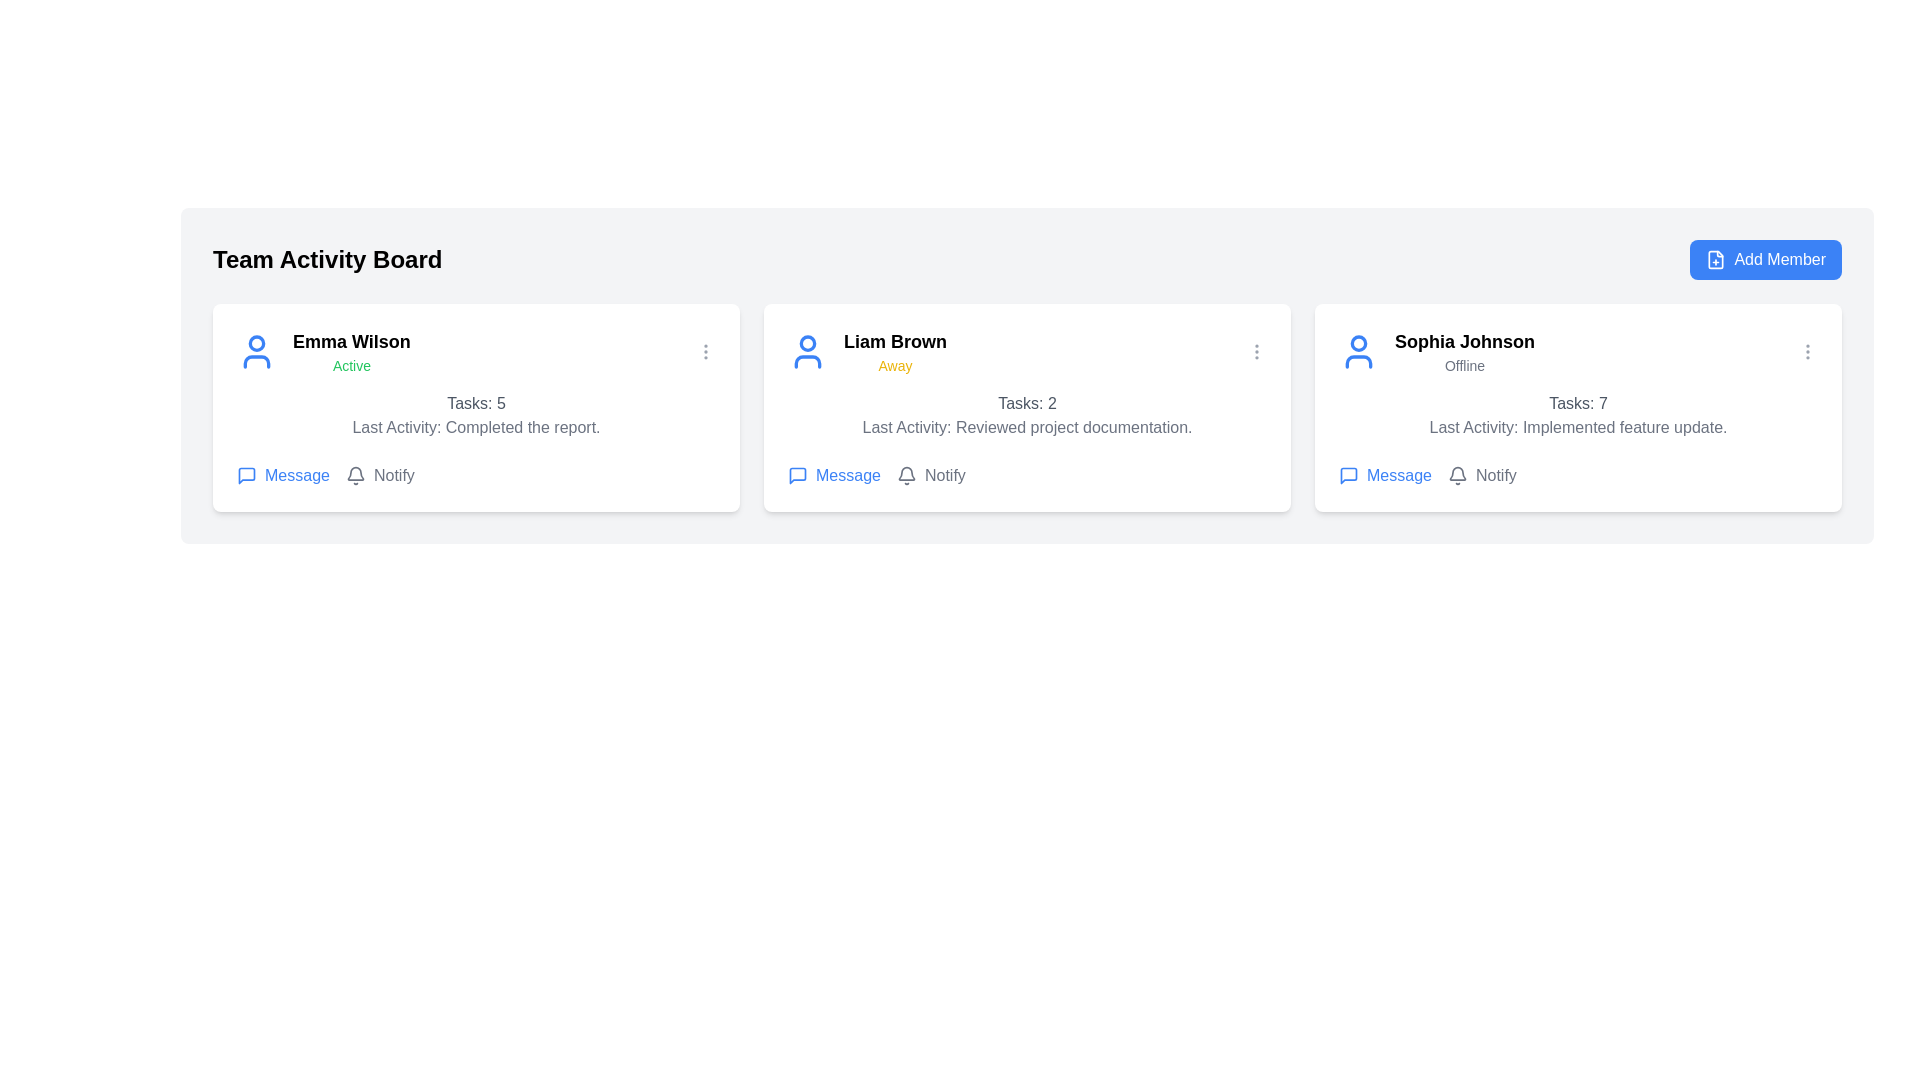  What do you see at coordinates (1577, 427) in the screenshot?
I see `text displayed below the 'Tasks: 7' line within the Sophia Johnson card, which states 'Last Activity: Implemented feature update.'` at bounding box center [1577, 427].